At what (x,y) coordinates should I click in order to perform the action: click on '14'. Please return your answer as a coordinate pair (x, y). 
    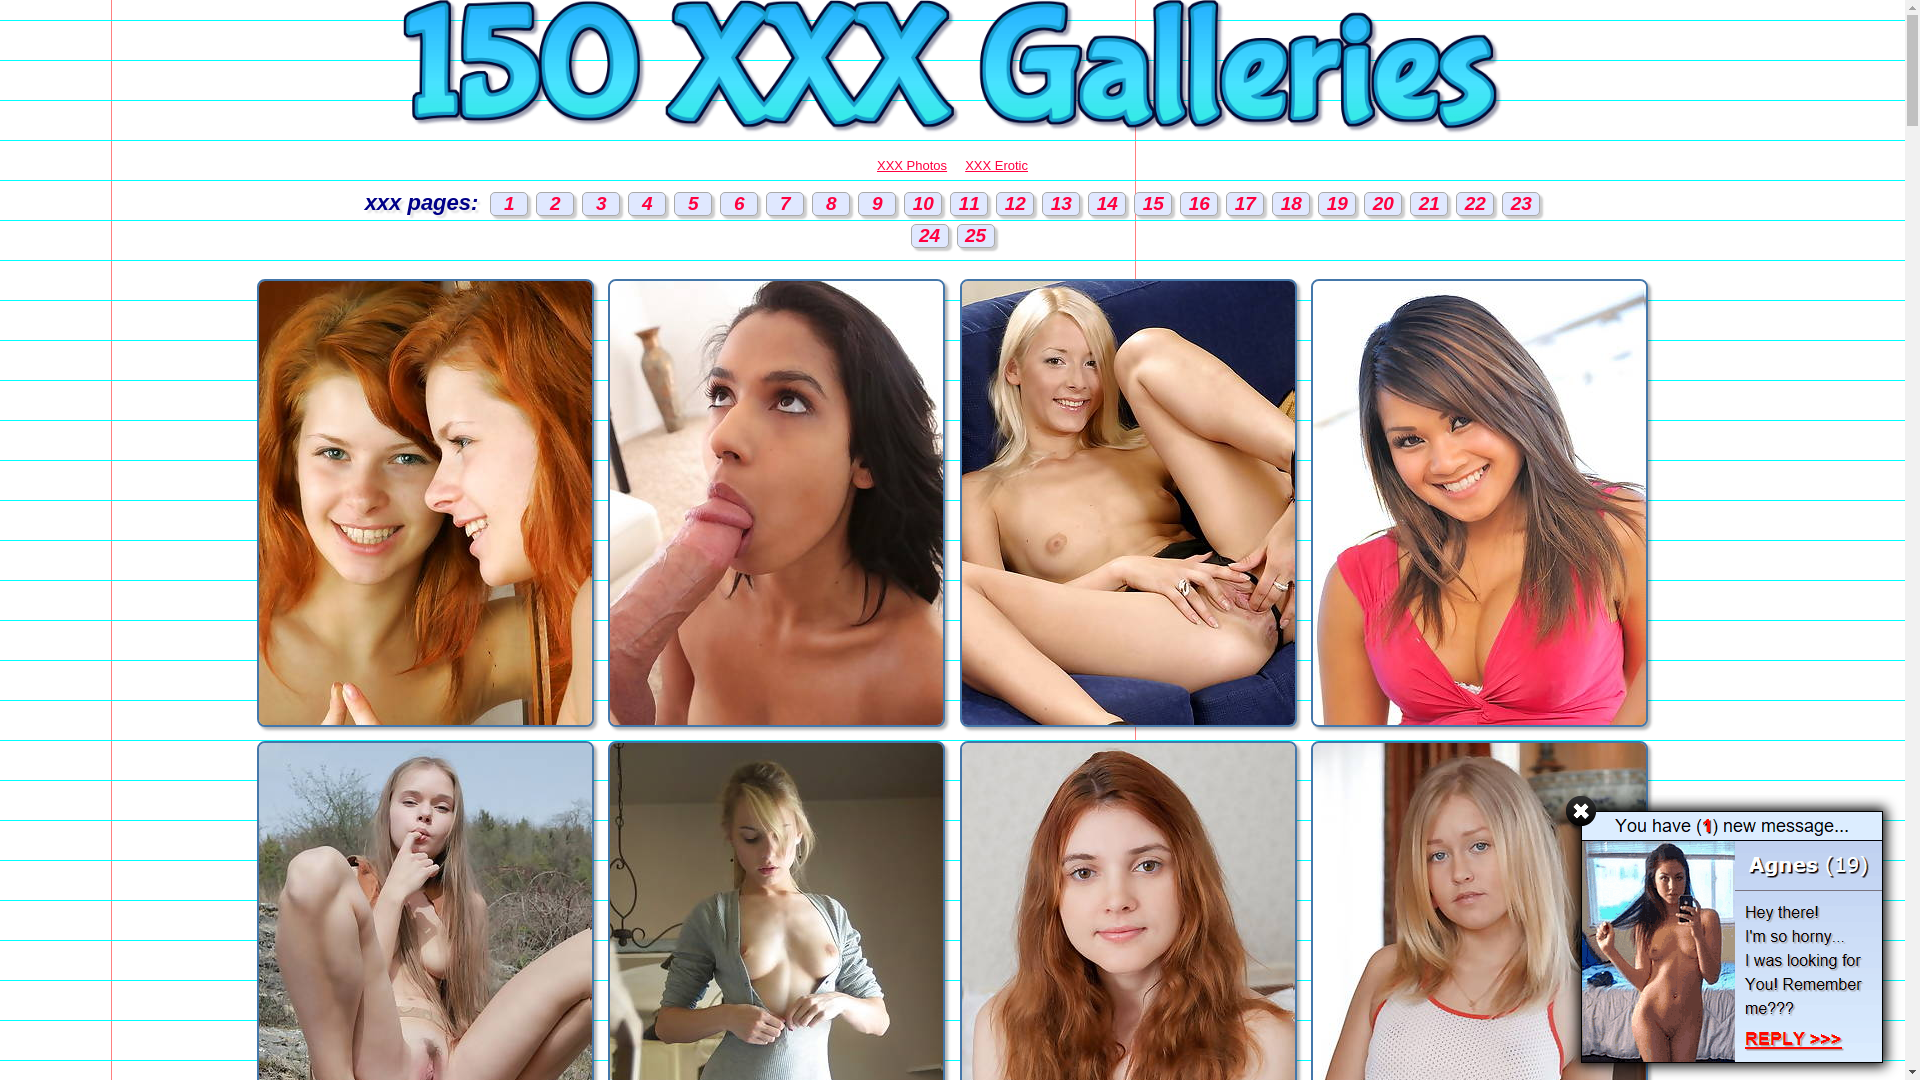
    Looking at the image, I should click on (1106, 204).